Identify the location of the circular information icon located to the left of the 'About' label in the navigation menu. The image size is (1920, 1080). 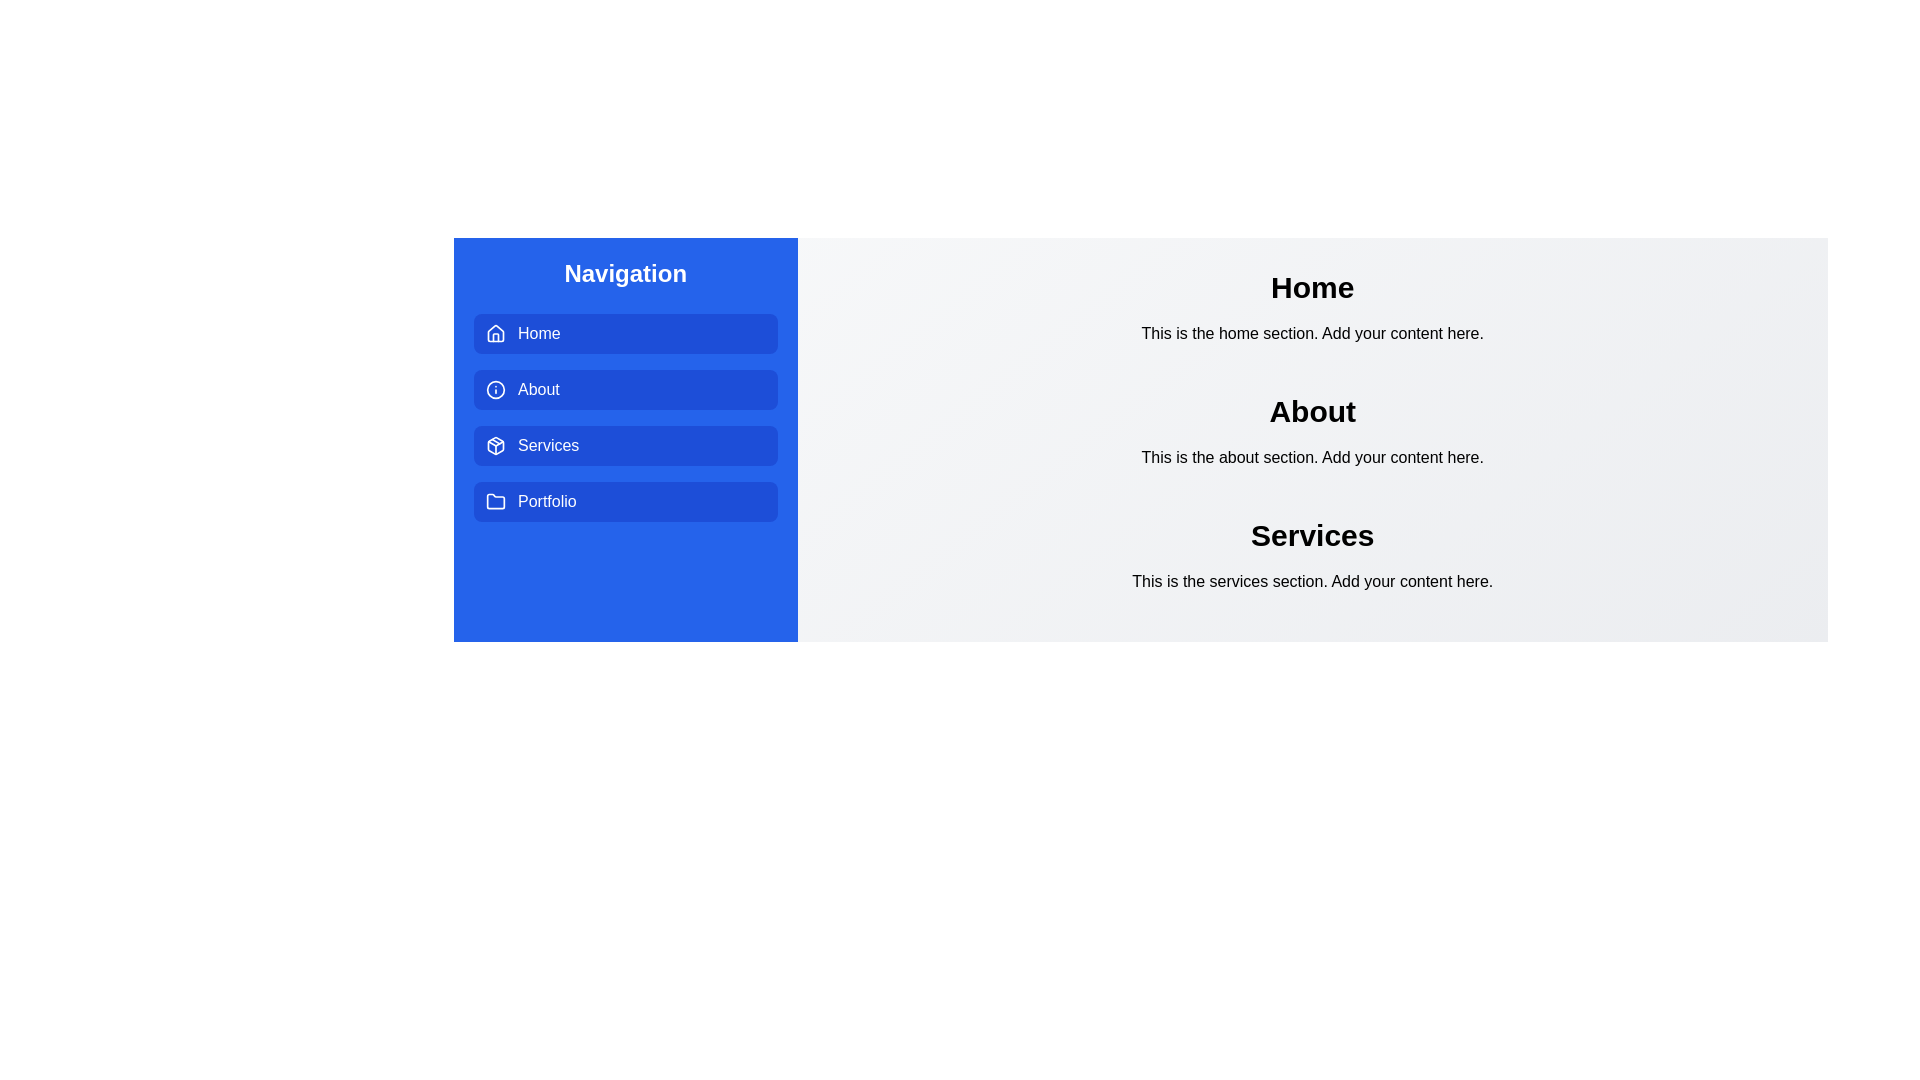
(495, 389).